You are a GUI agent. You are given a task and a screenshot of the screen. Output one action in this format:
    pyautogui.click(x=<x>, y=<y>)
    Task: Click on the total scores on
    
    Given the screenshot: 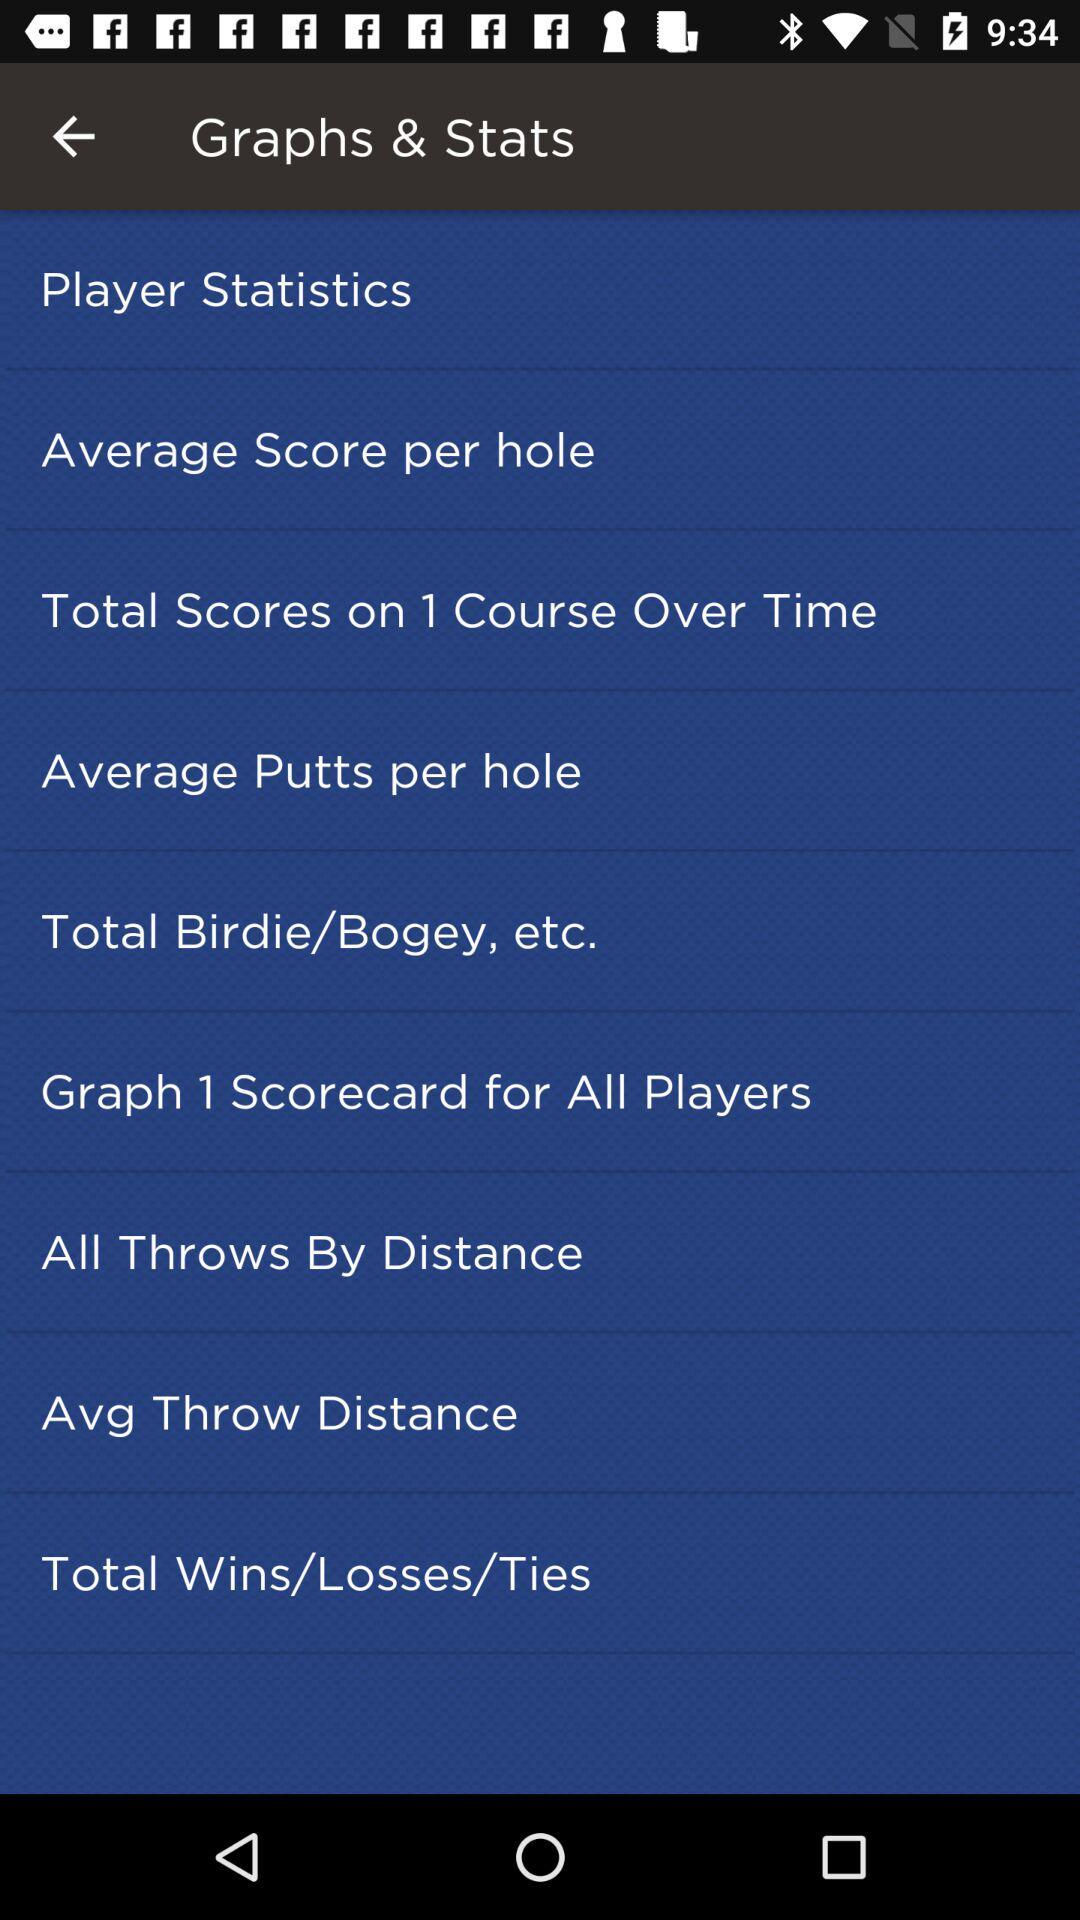 What is the action you would take?
    pyautogui.click(x=546, y=608)
    